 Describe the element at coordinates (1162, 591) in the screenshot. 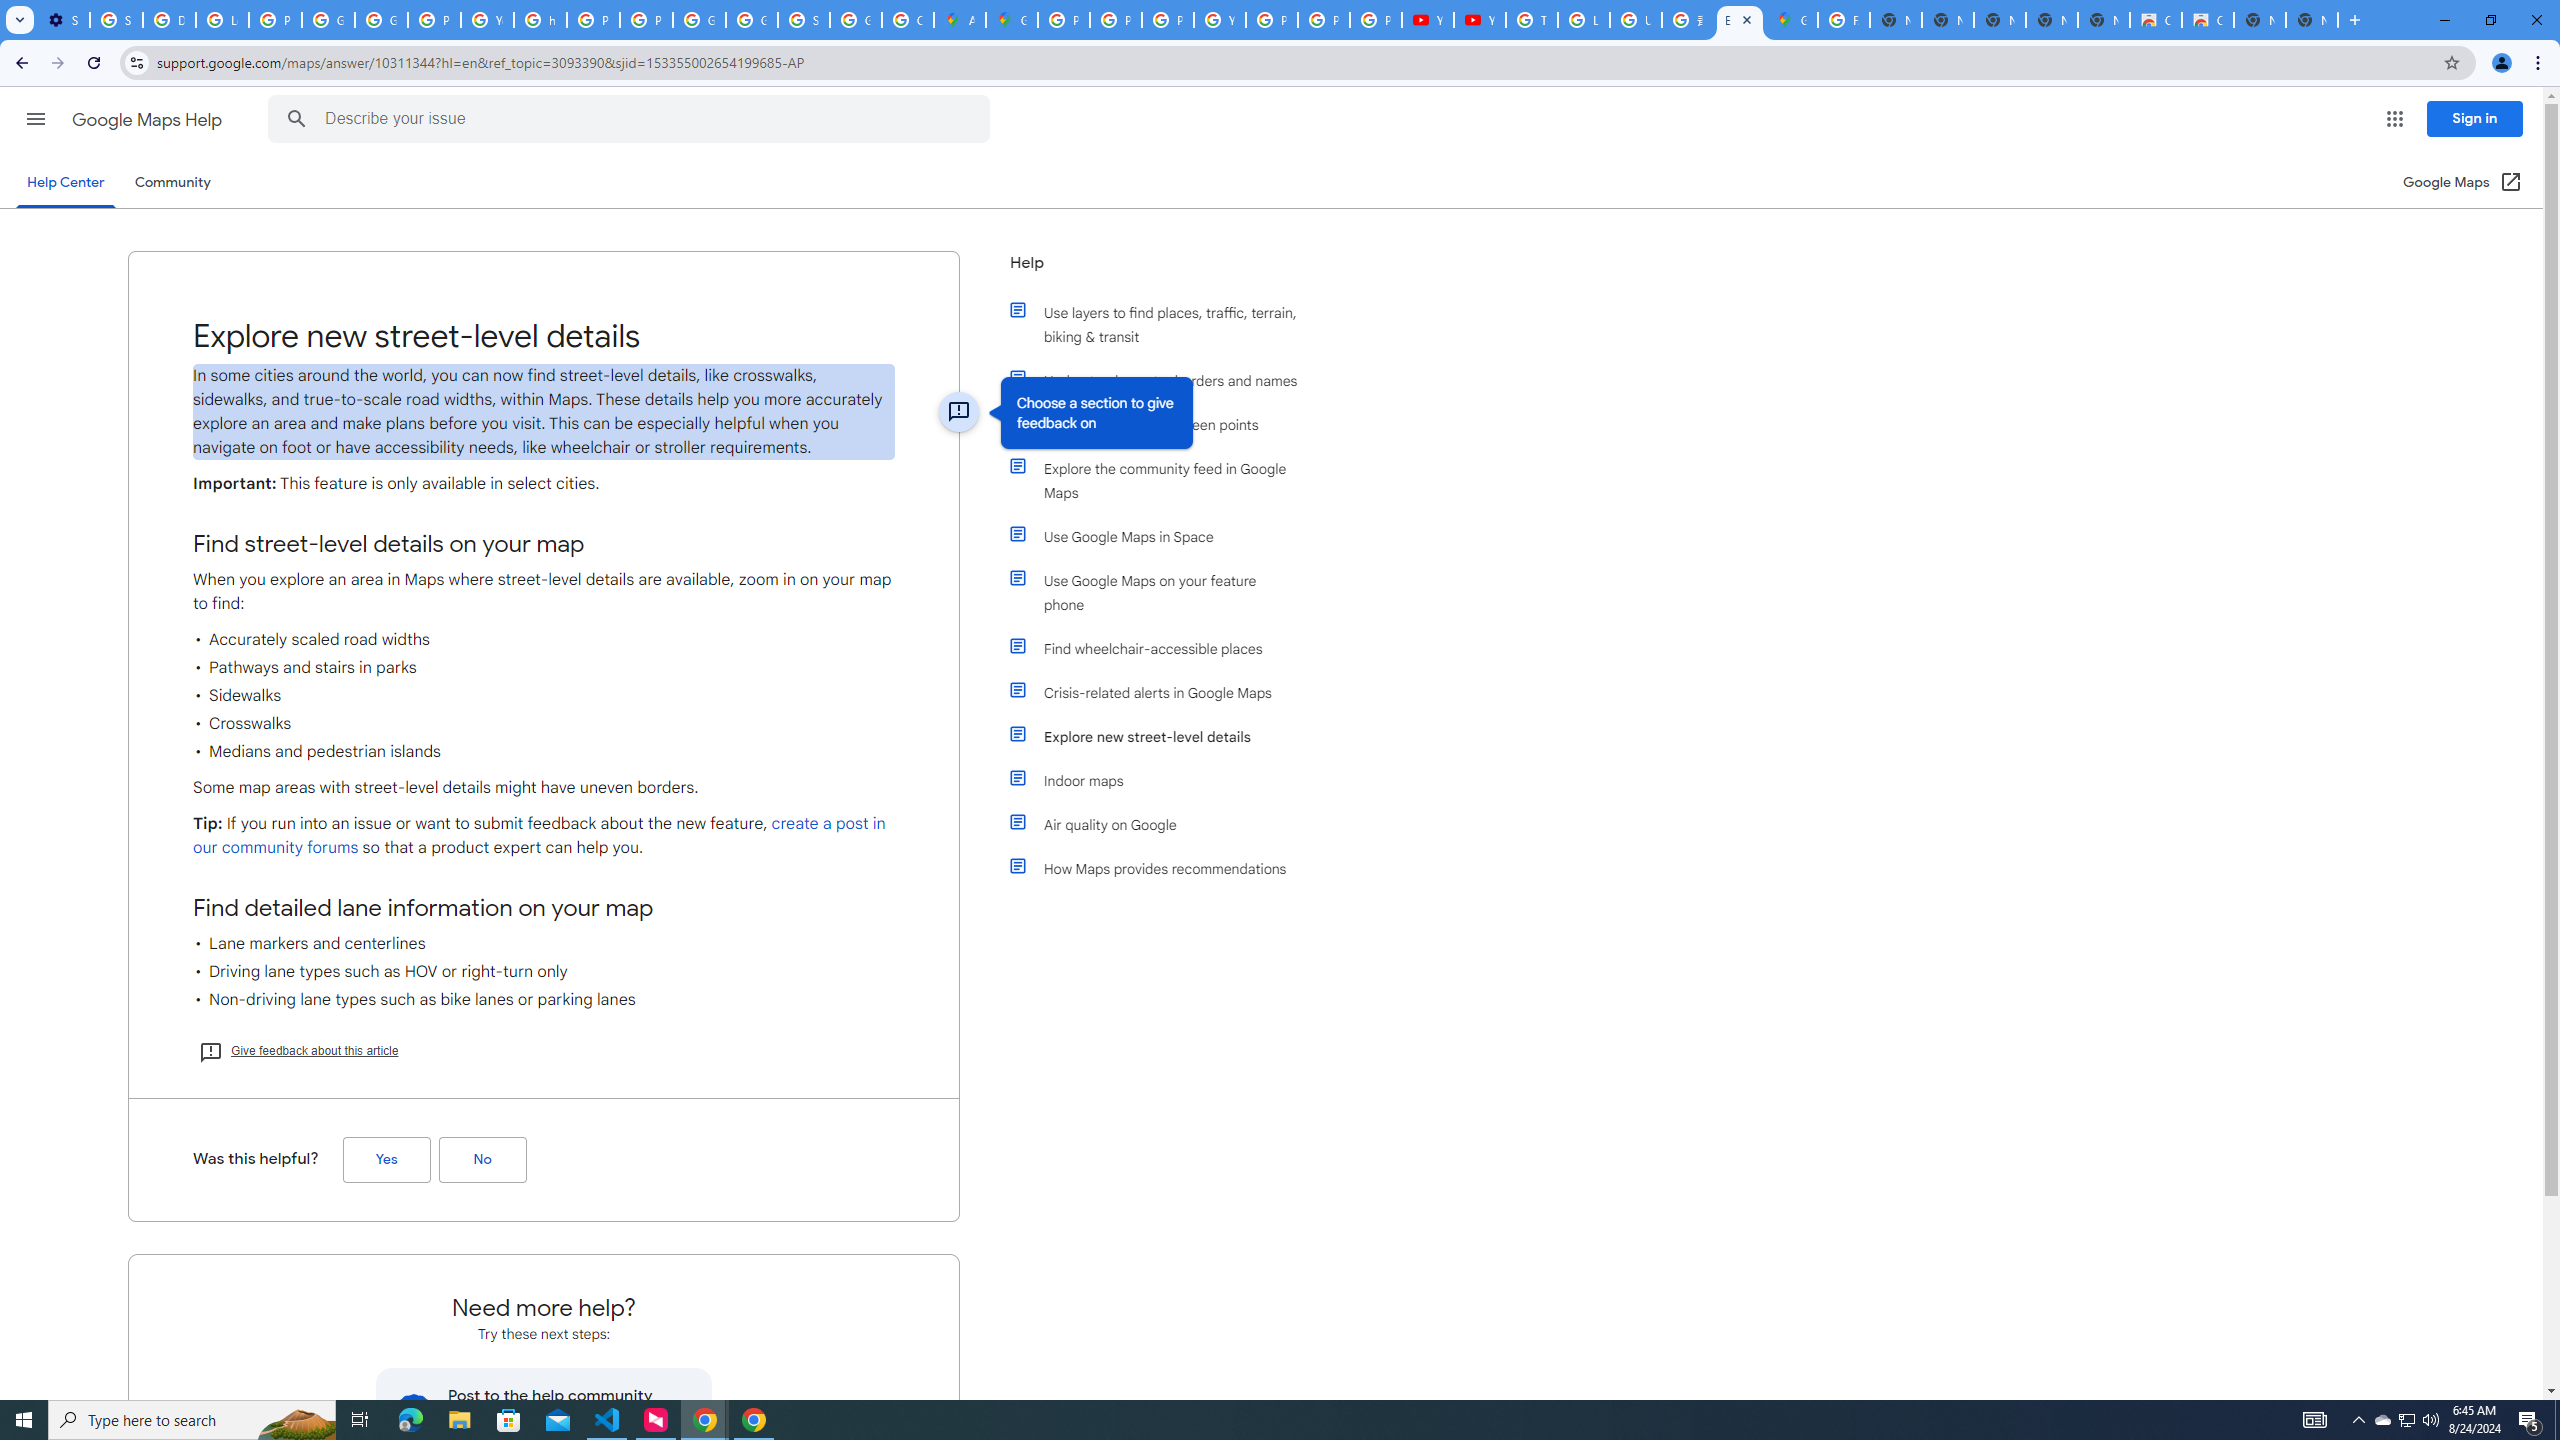

I see `'Use Google Maps on your feature phone'` at that location.